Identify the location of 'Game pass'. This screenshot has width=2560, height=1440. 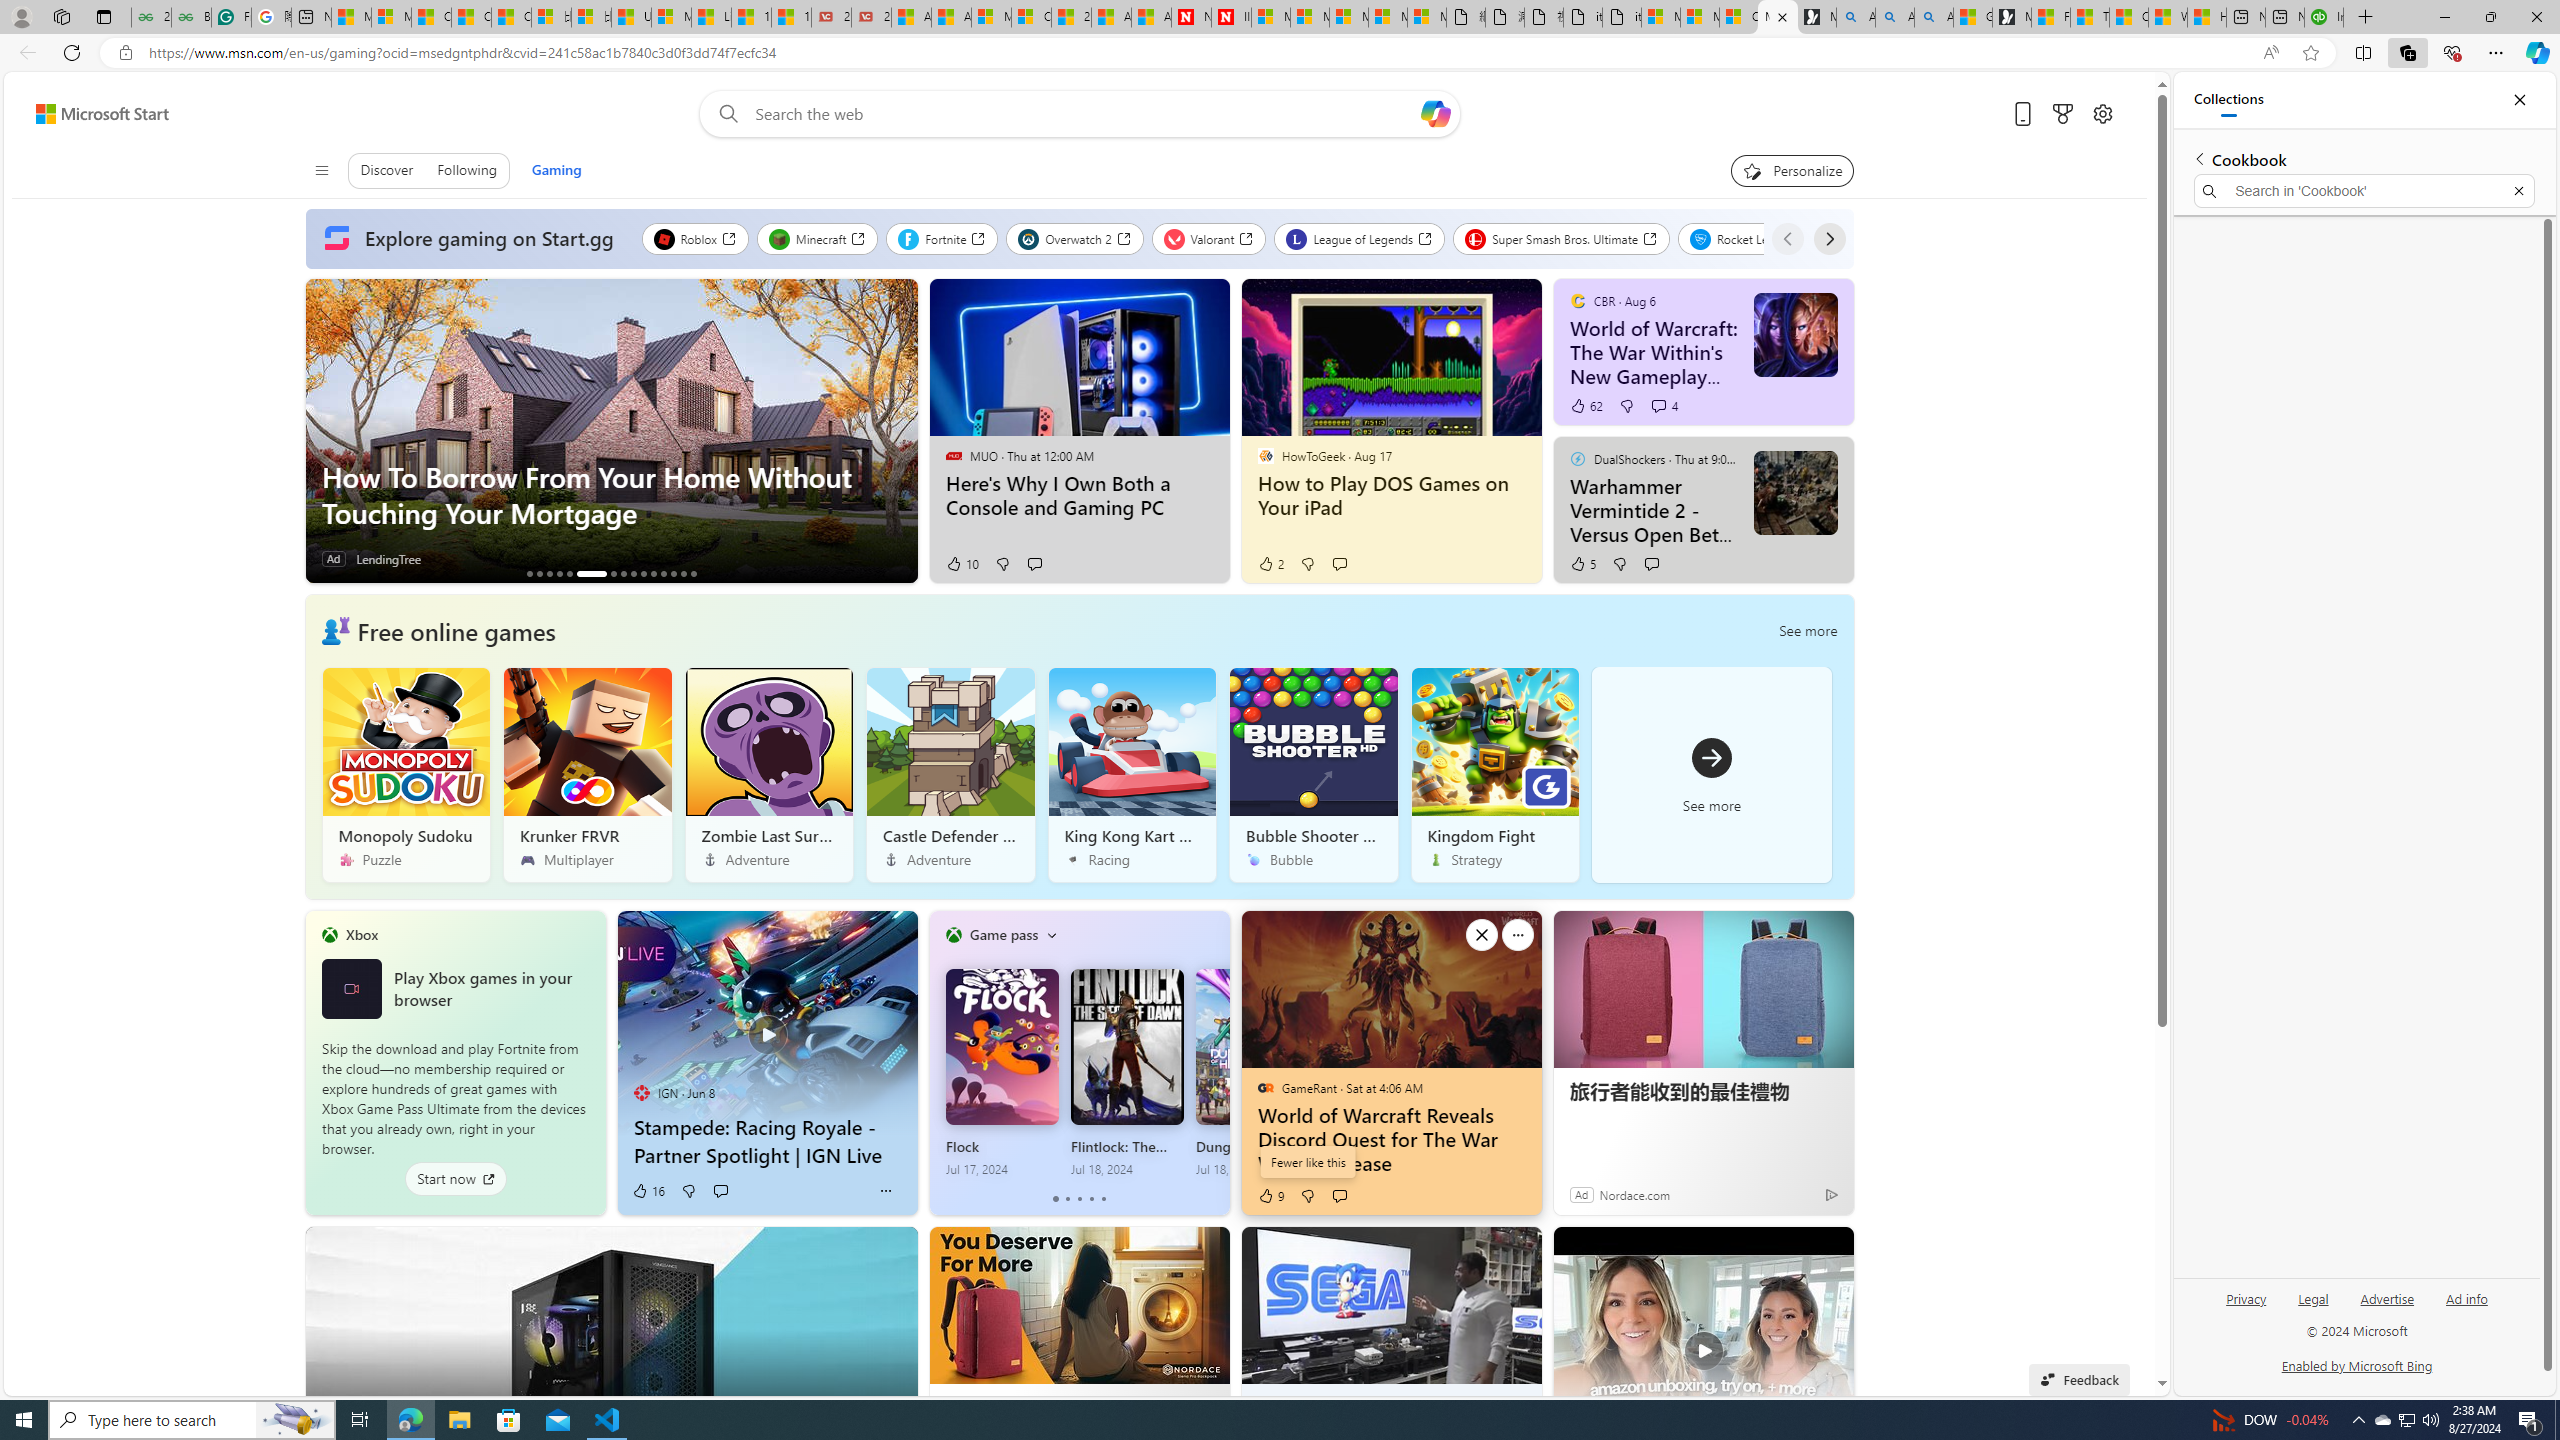
(1002, 934).